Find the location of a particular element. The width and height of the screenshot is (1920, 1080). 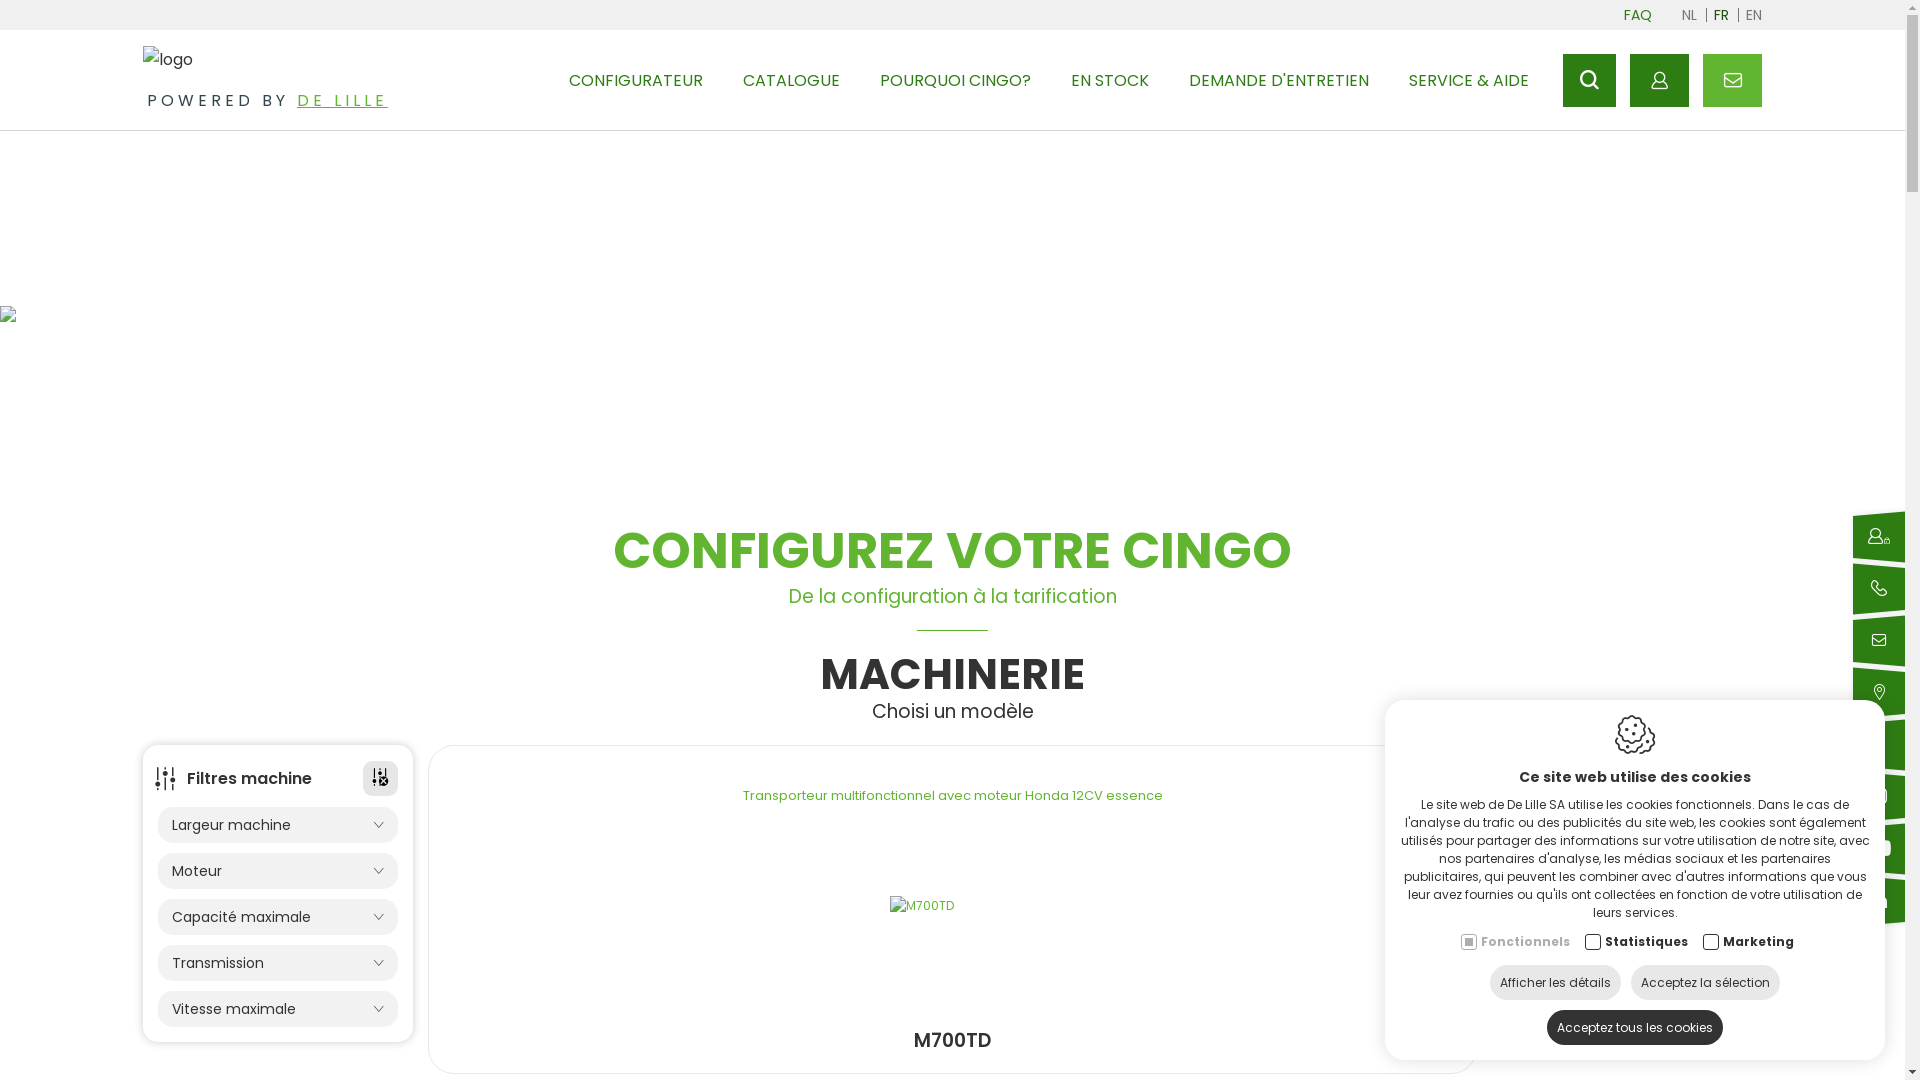

'CATALOGUE' is located at coordinates (742, 79).